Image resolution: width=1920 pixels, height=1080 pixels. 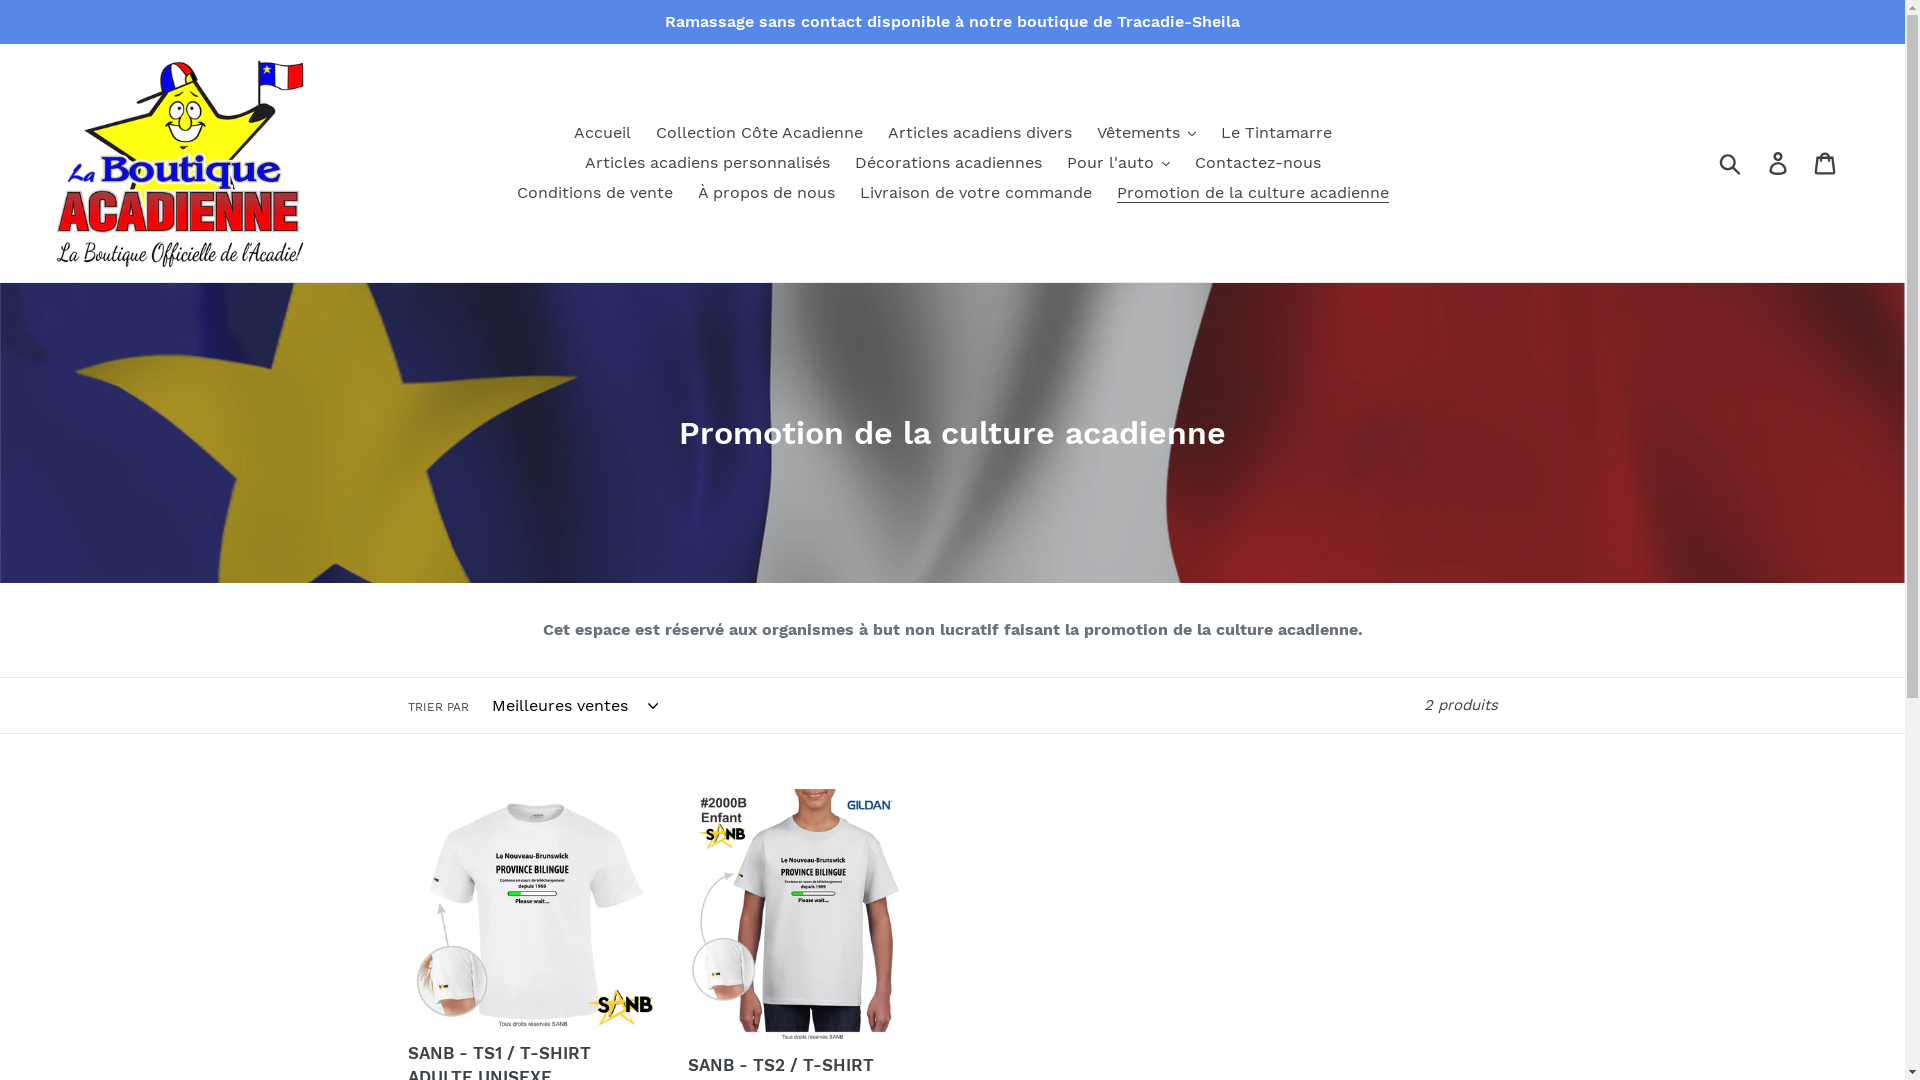 What do you see at coordinates (1779, 162) in the screenshot?
I see `'Se connecter'` at bounding box center [1779, 162].